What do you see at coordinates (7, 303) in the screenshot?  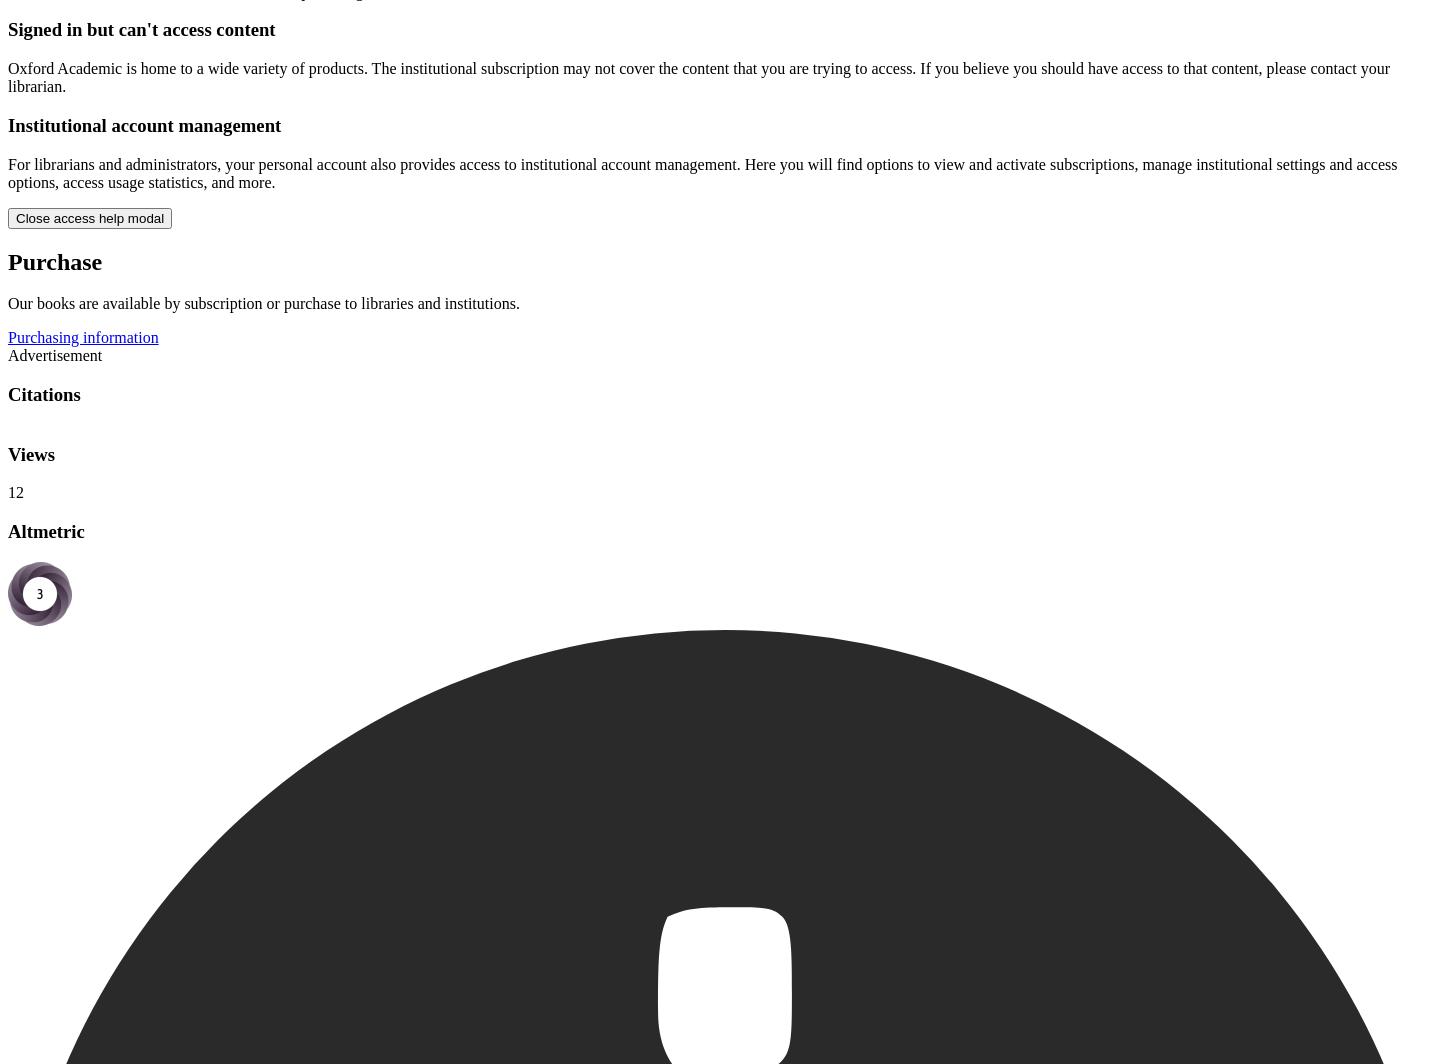 I see `'Our books are available by subscription or purchase to libraries and institutions.'` at bounding box center [7, 303].